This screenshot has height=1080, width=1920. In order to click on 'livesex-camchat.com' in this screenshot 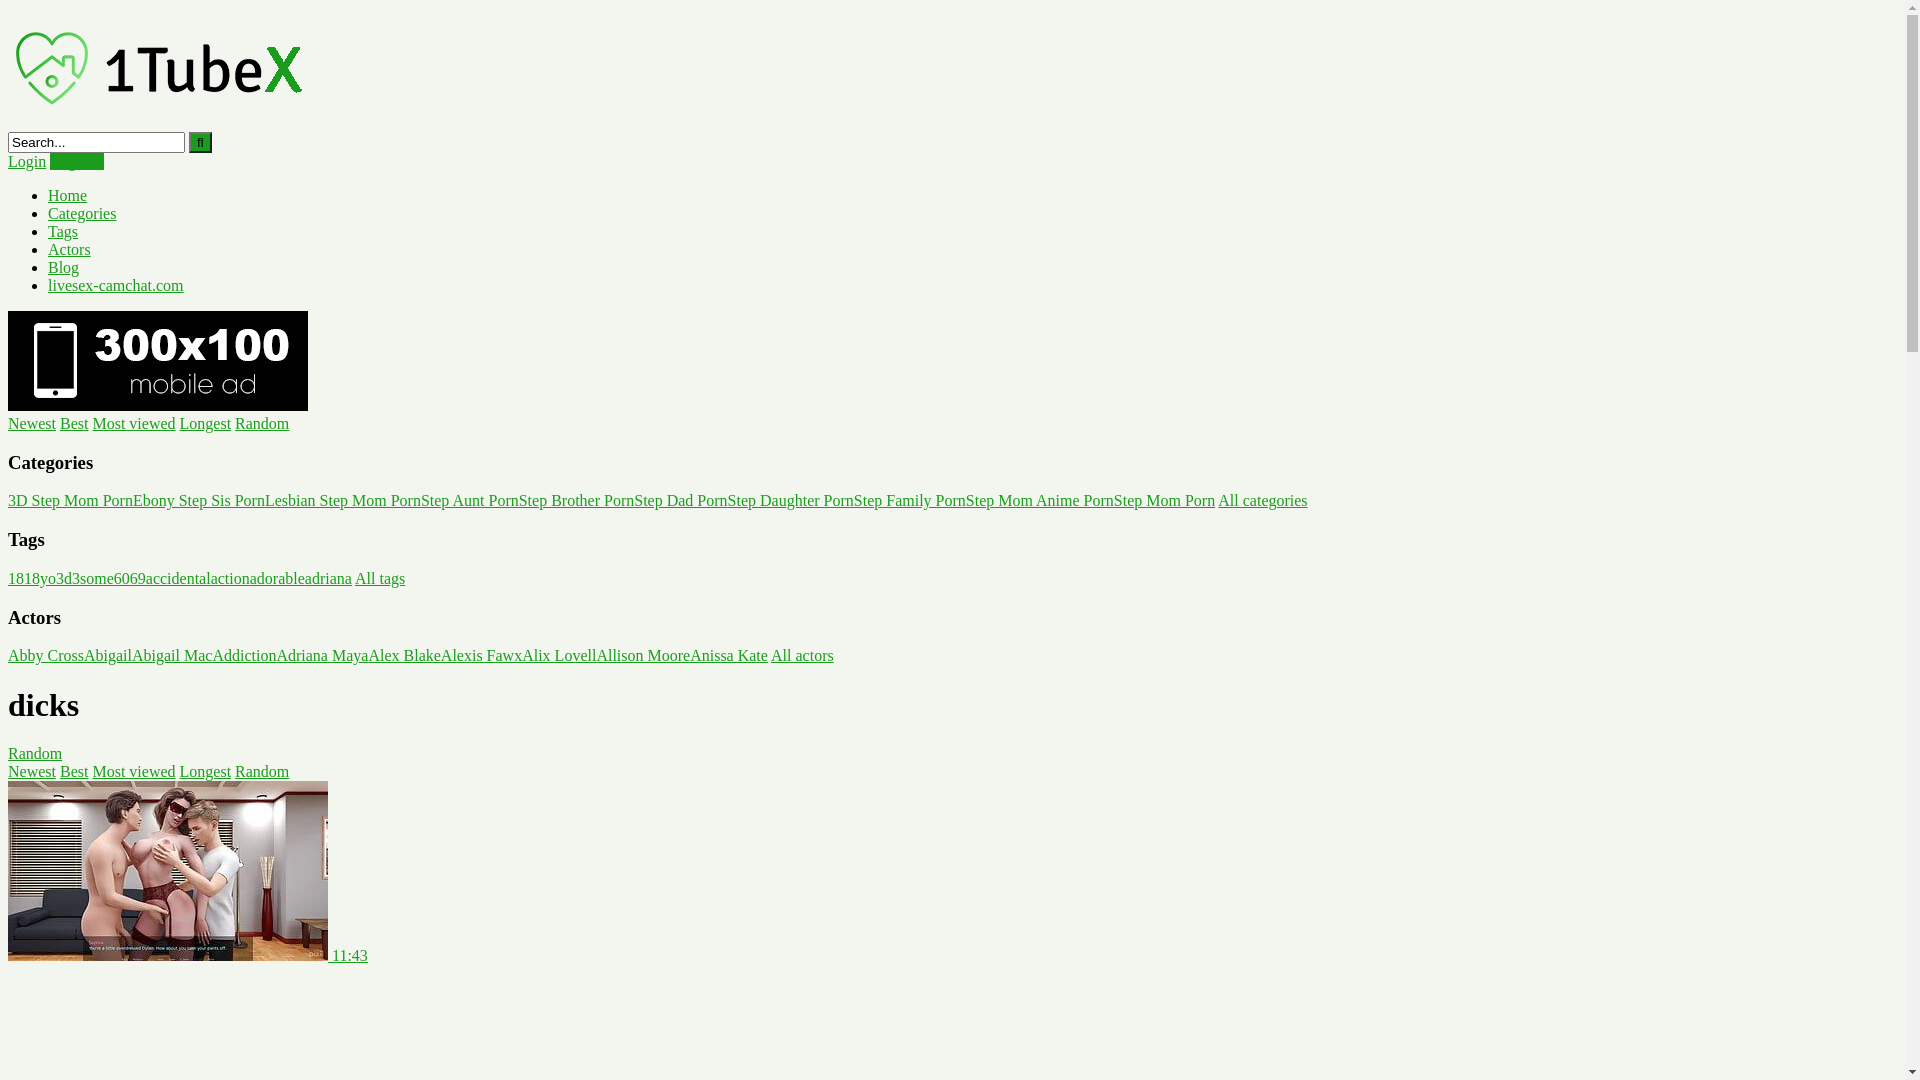, I will do `click(48, 285)`.